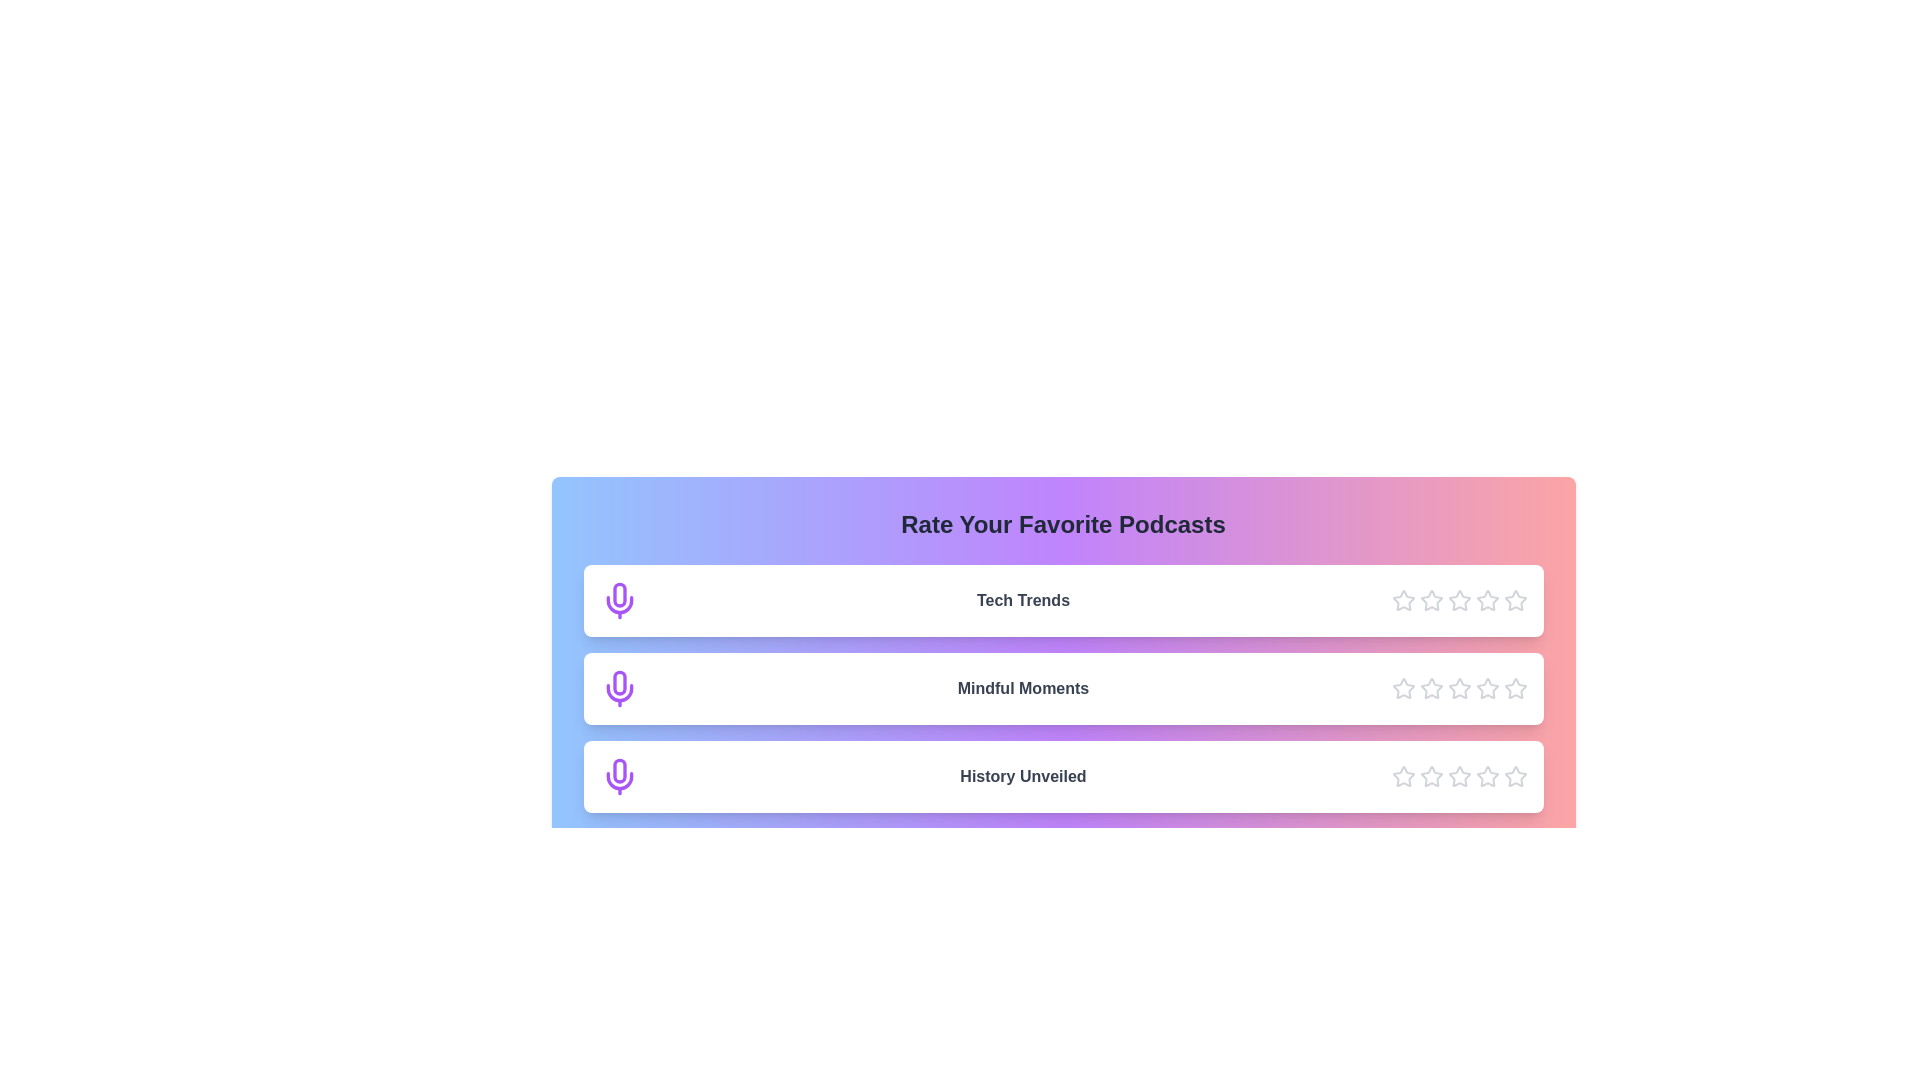  Describe the element at coordinates (1430, 600) in the screenshot. I see `the star icon corresponding to 2 stars for the podcast Tech Trends` at that location.